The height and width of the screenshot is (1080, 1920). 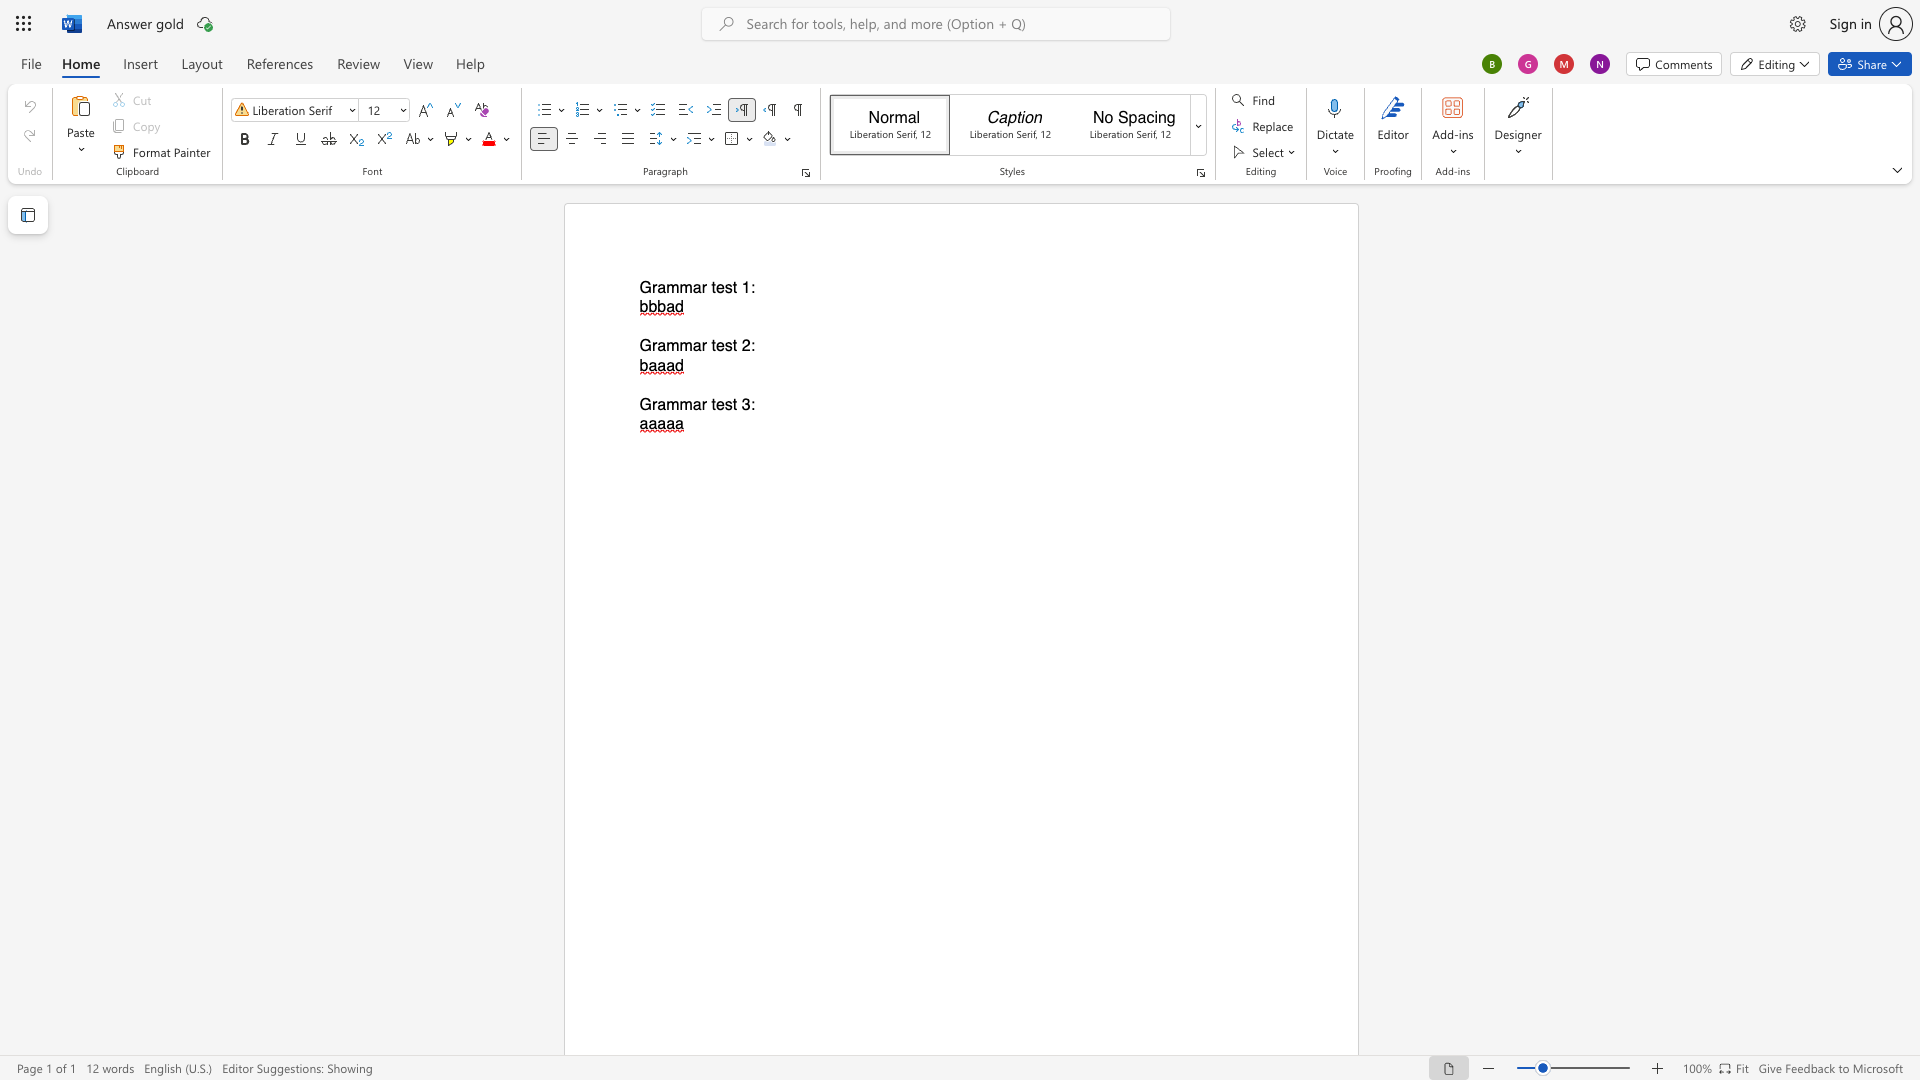 What do you see at coordinates (723, 345) in the screenshot?
I see `the space between the continuous character "e" and "s" in the text` at bounding box center [723, 345].